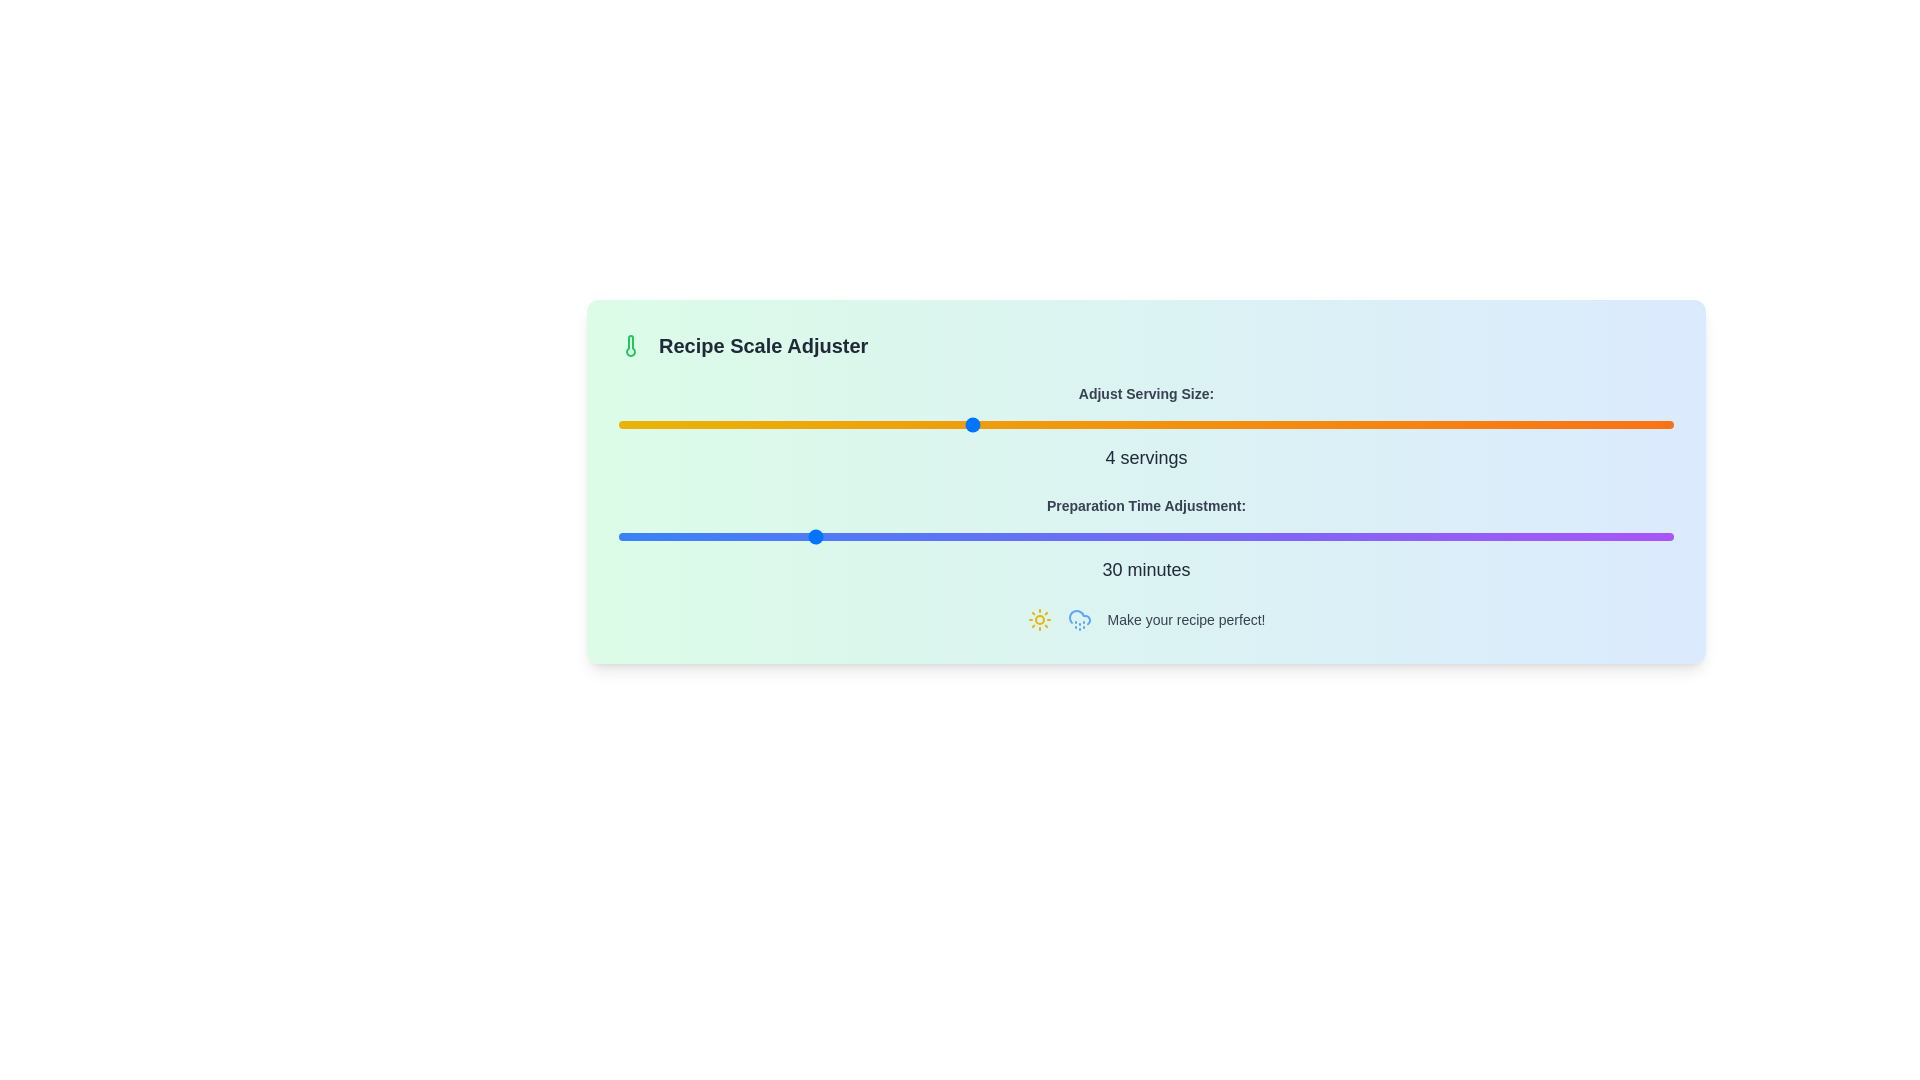 The image size is (1920, 1080). Describe the element at coordinates (896, 535) in the screenshot. I see `the preparation time` at that location.